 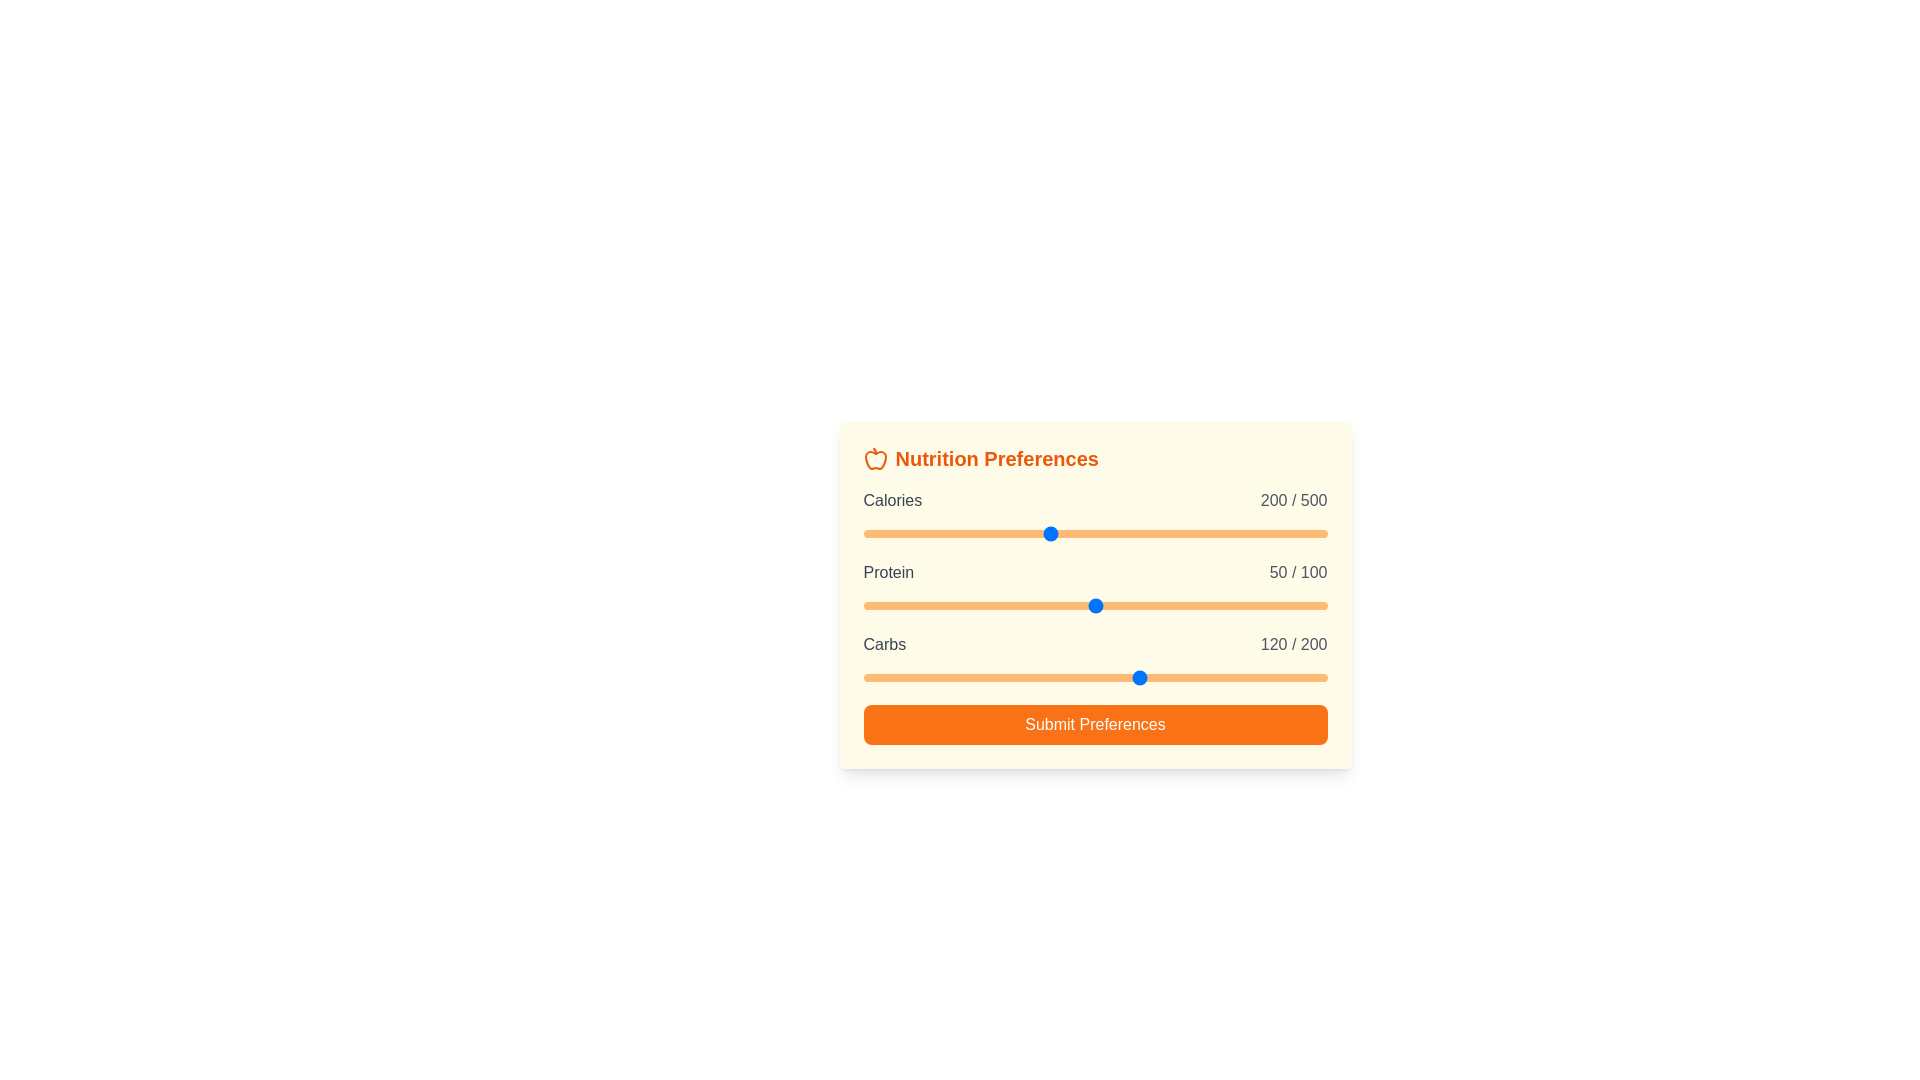 I want to click on the handle of the first range slider located below the text 'Calories 200 / 500', so click(x=1094, y=532).